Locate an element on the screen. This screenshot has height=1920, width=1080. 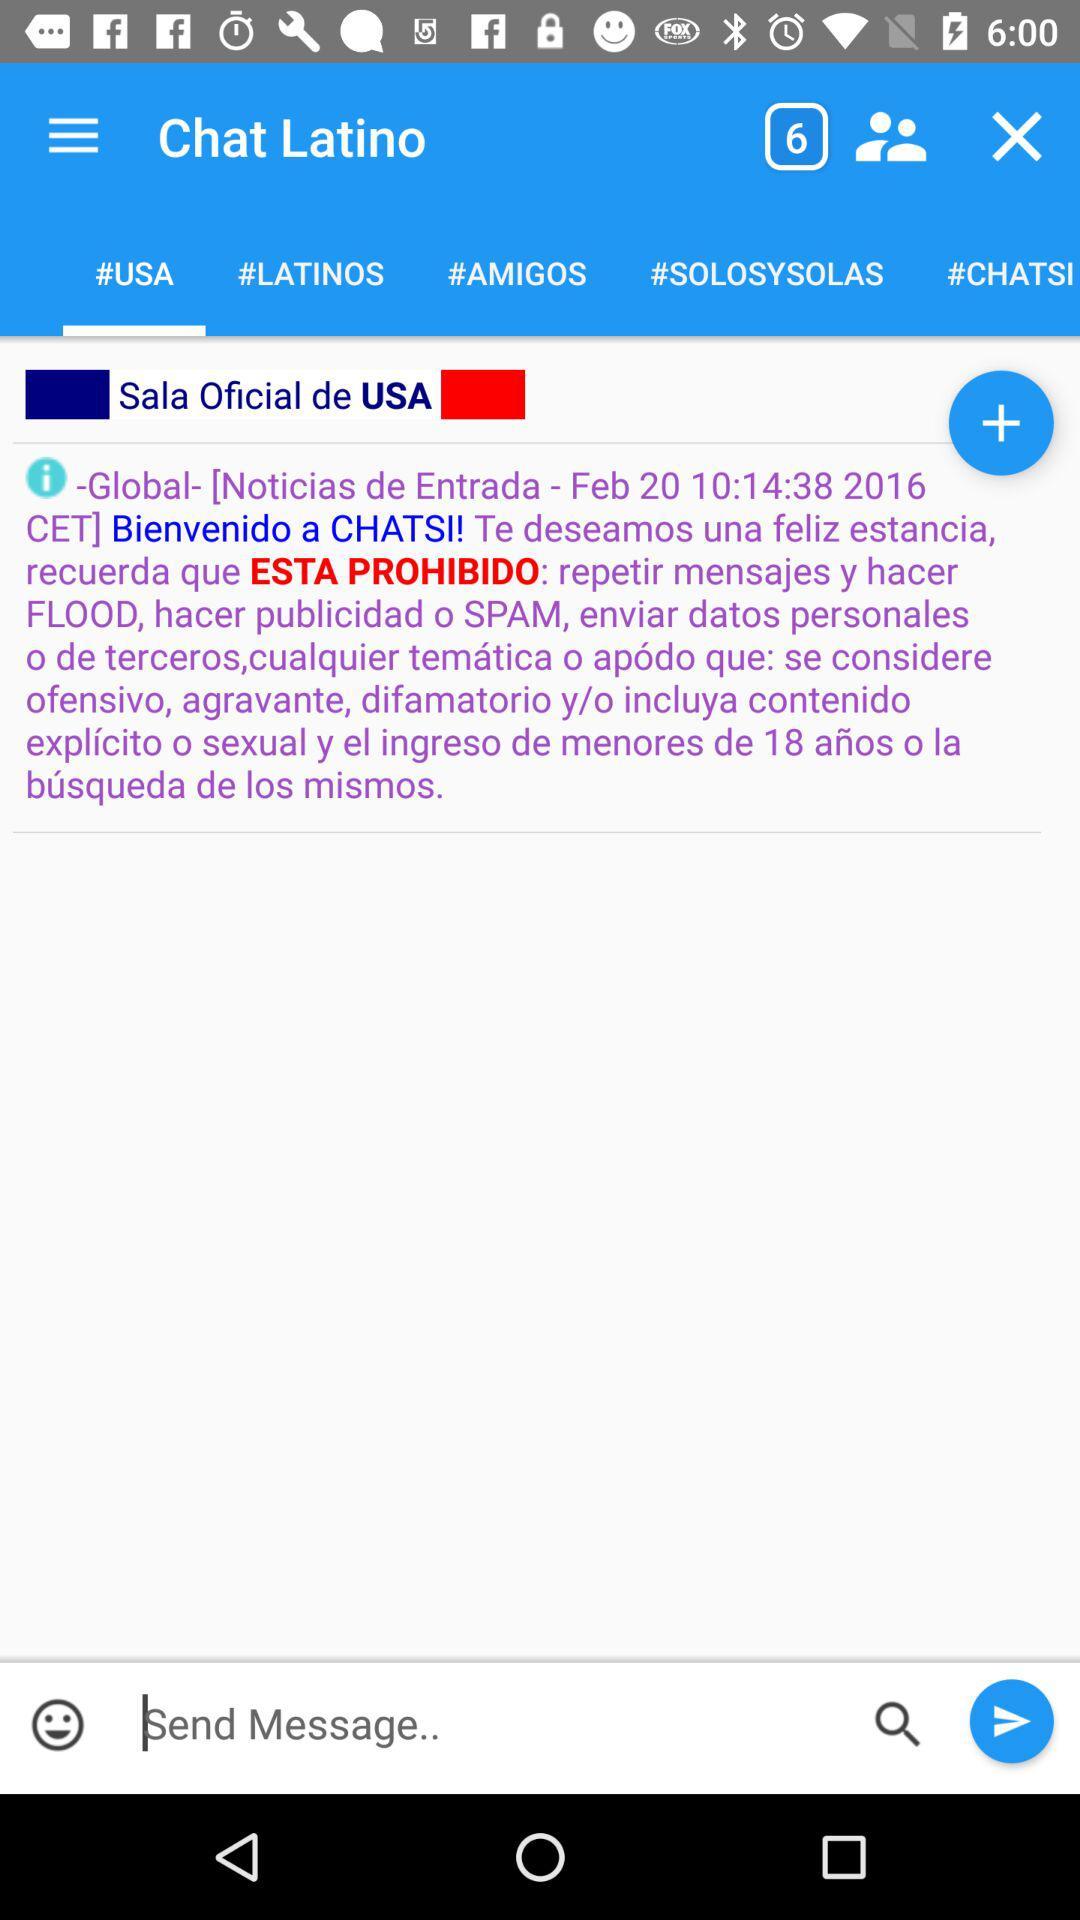
icon above the #chatsi item is located at coordinates (1017, 135).